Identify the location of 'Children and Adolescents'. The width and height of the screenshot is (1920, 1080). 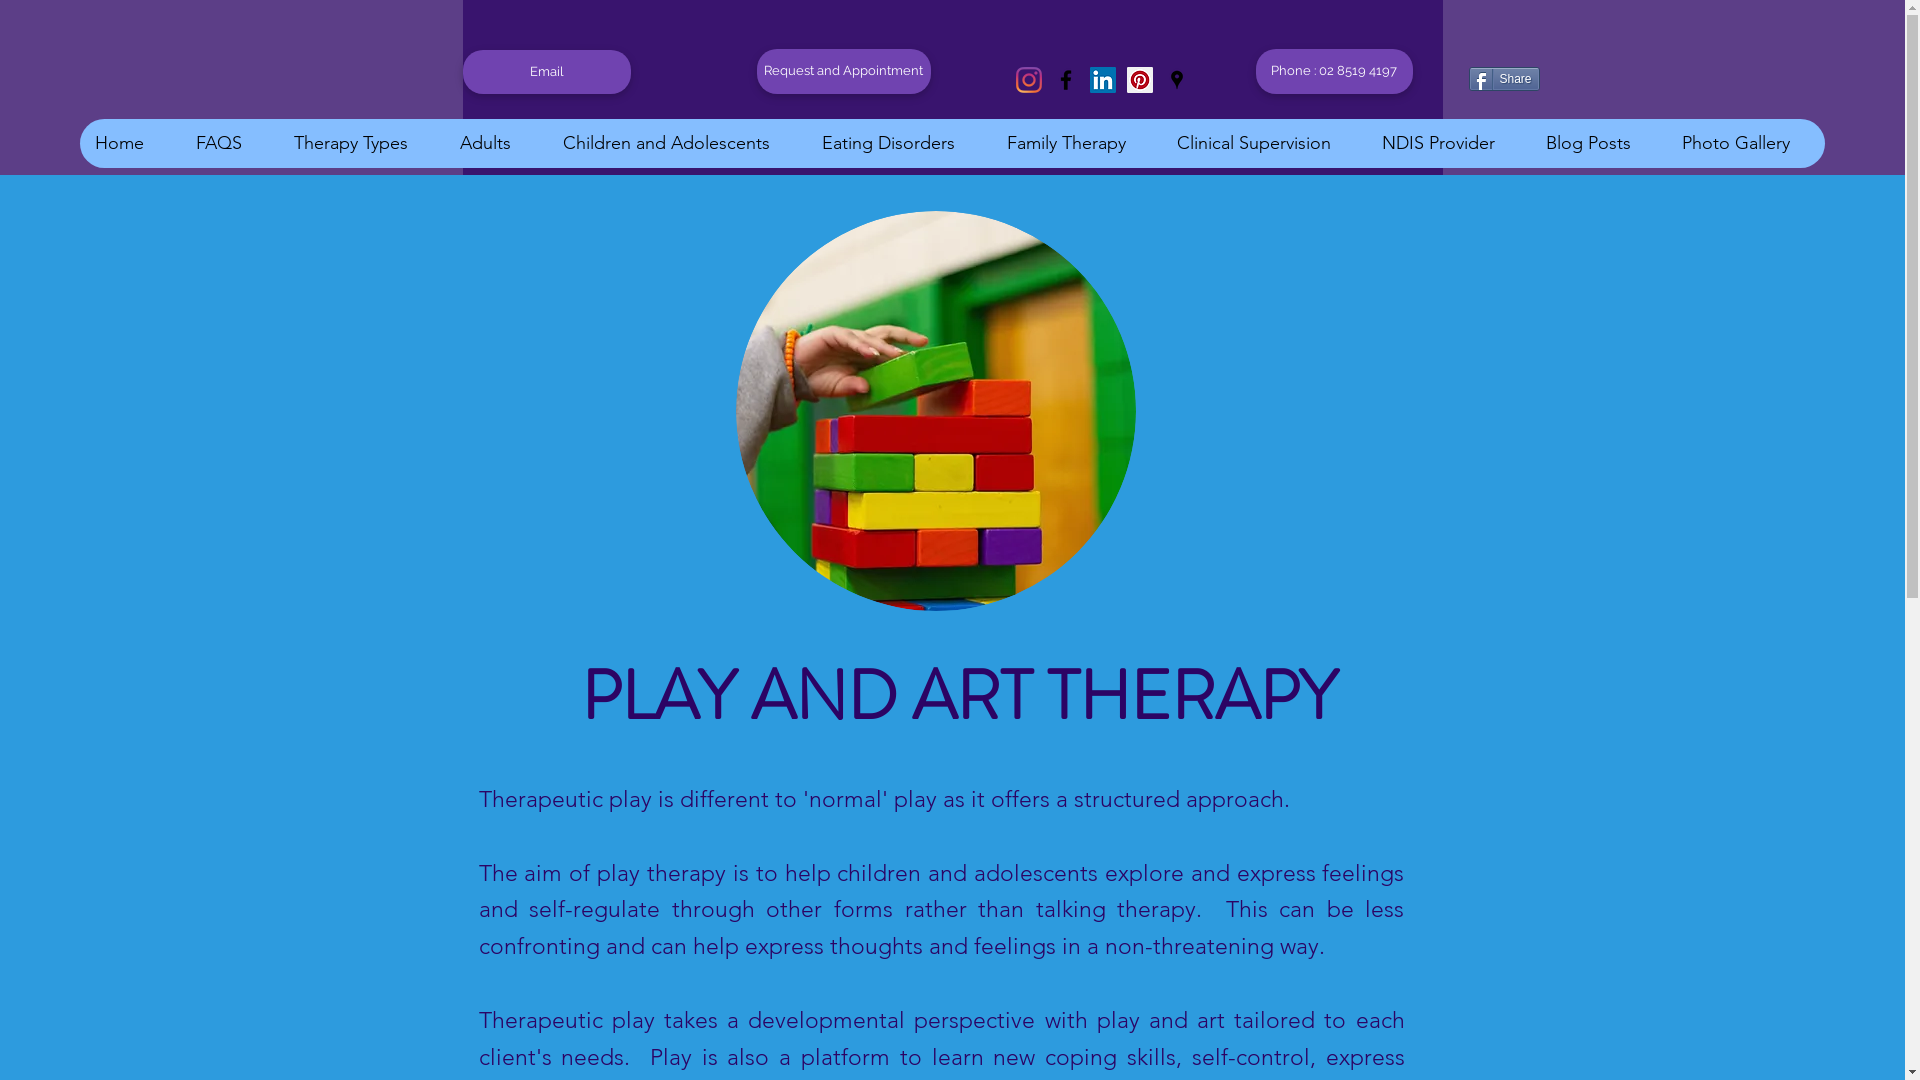
(676, 142).